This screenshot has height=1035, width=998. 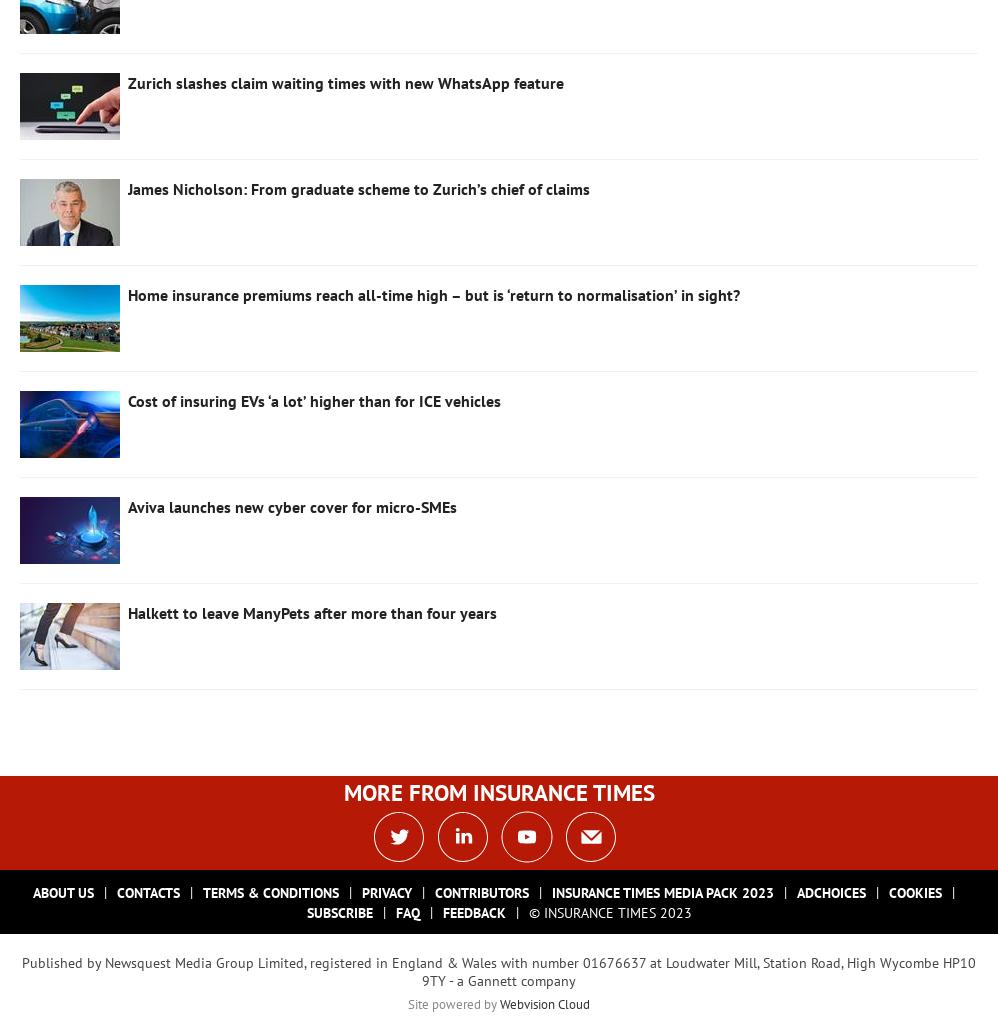 What do you see at coordinates (33, 891) in the screenshot?
I see `'About Us'` at bounding box center [33, 891].